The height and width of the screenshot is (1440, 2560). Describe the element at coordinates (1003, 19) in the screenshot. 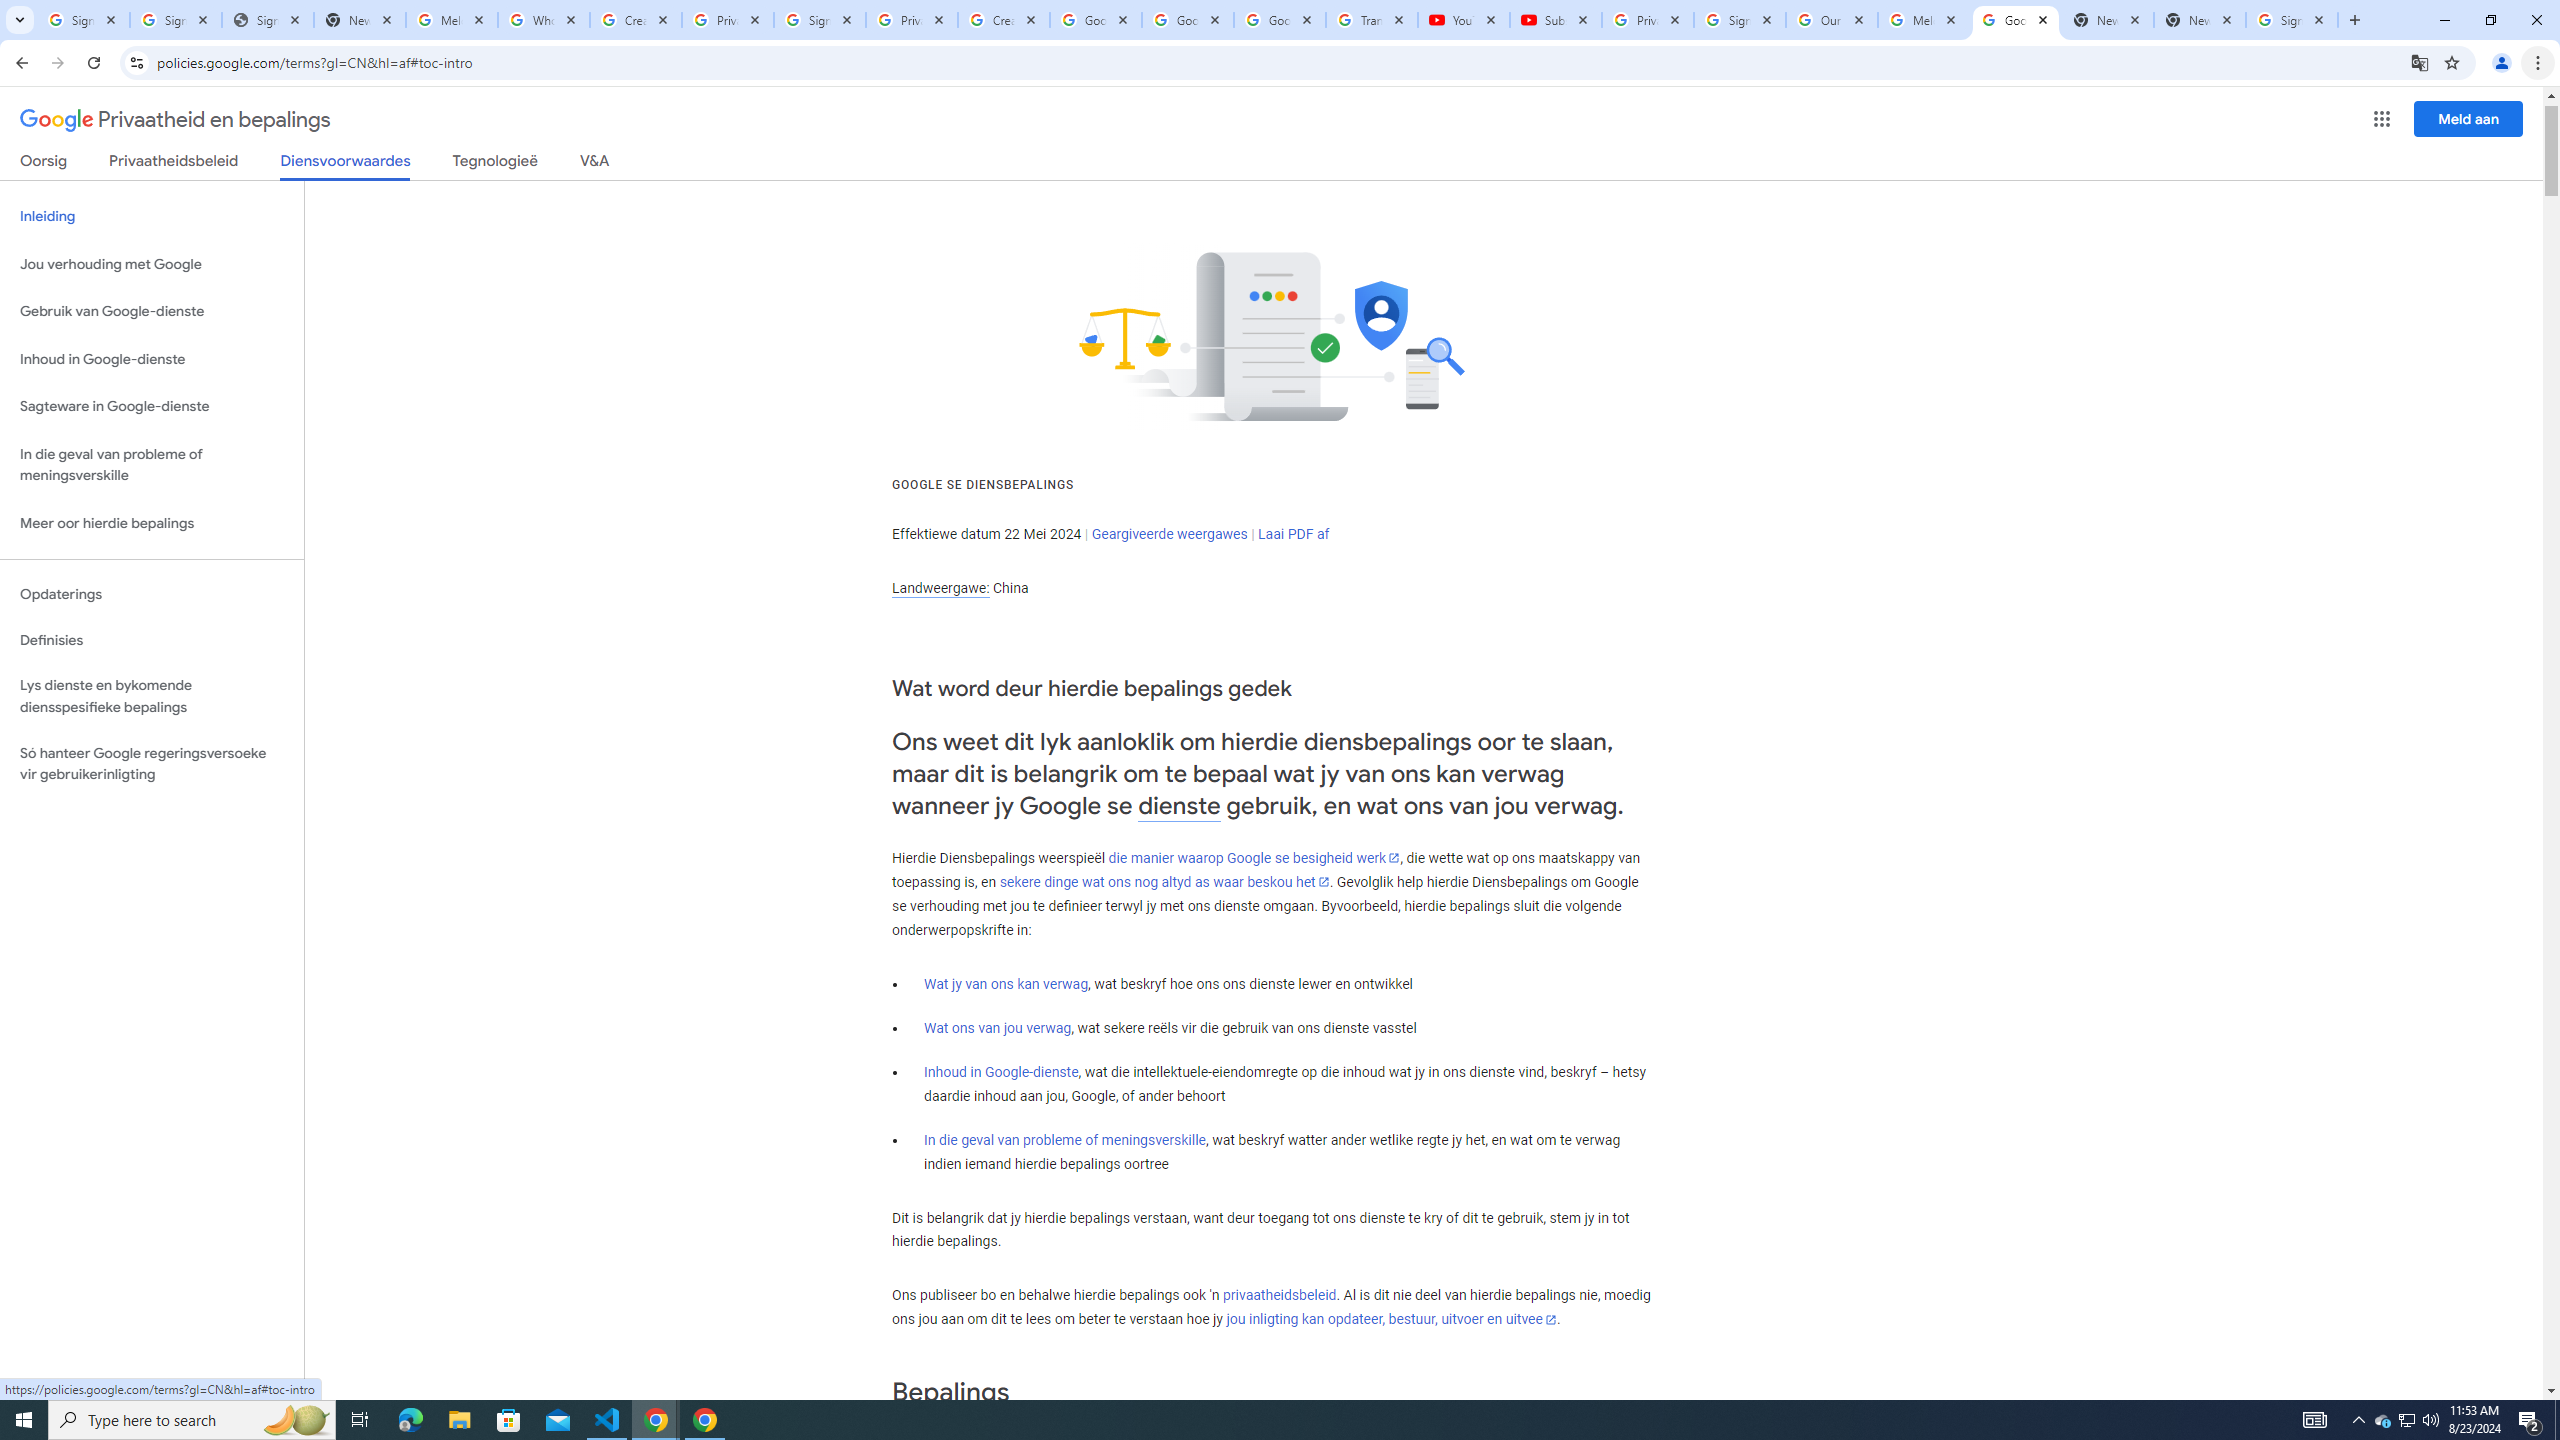

I see `'Create your Google Account'` at that location.